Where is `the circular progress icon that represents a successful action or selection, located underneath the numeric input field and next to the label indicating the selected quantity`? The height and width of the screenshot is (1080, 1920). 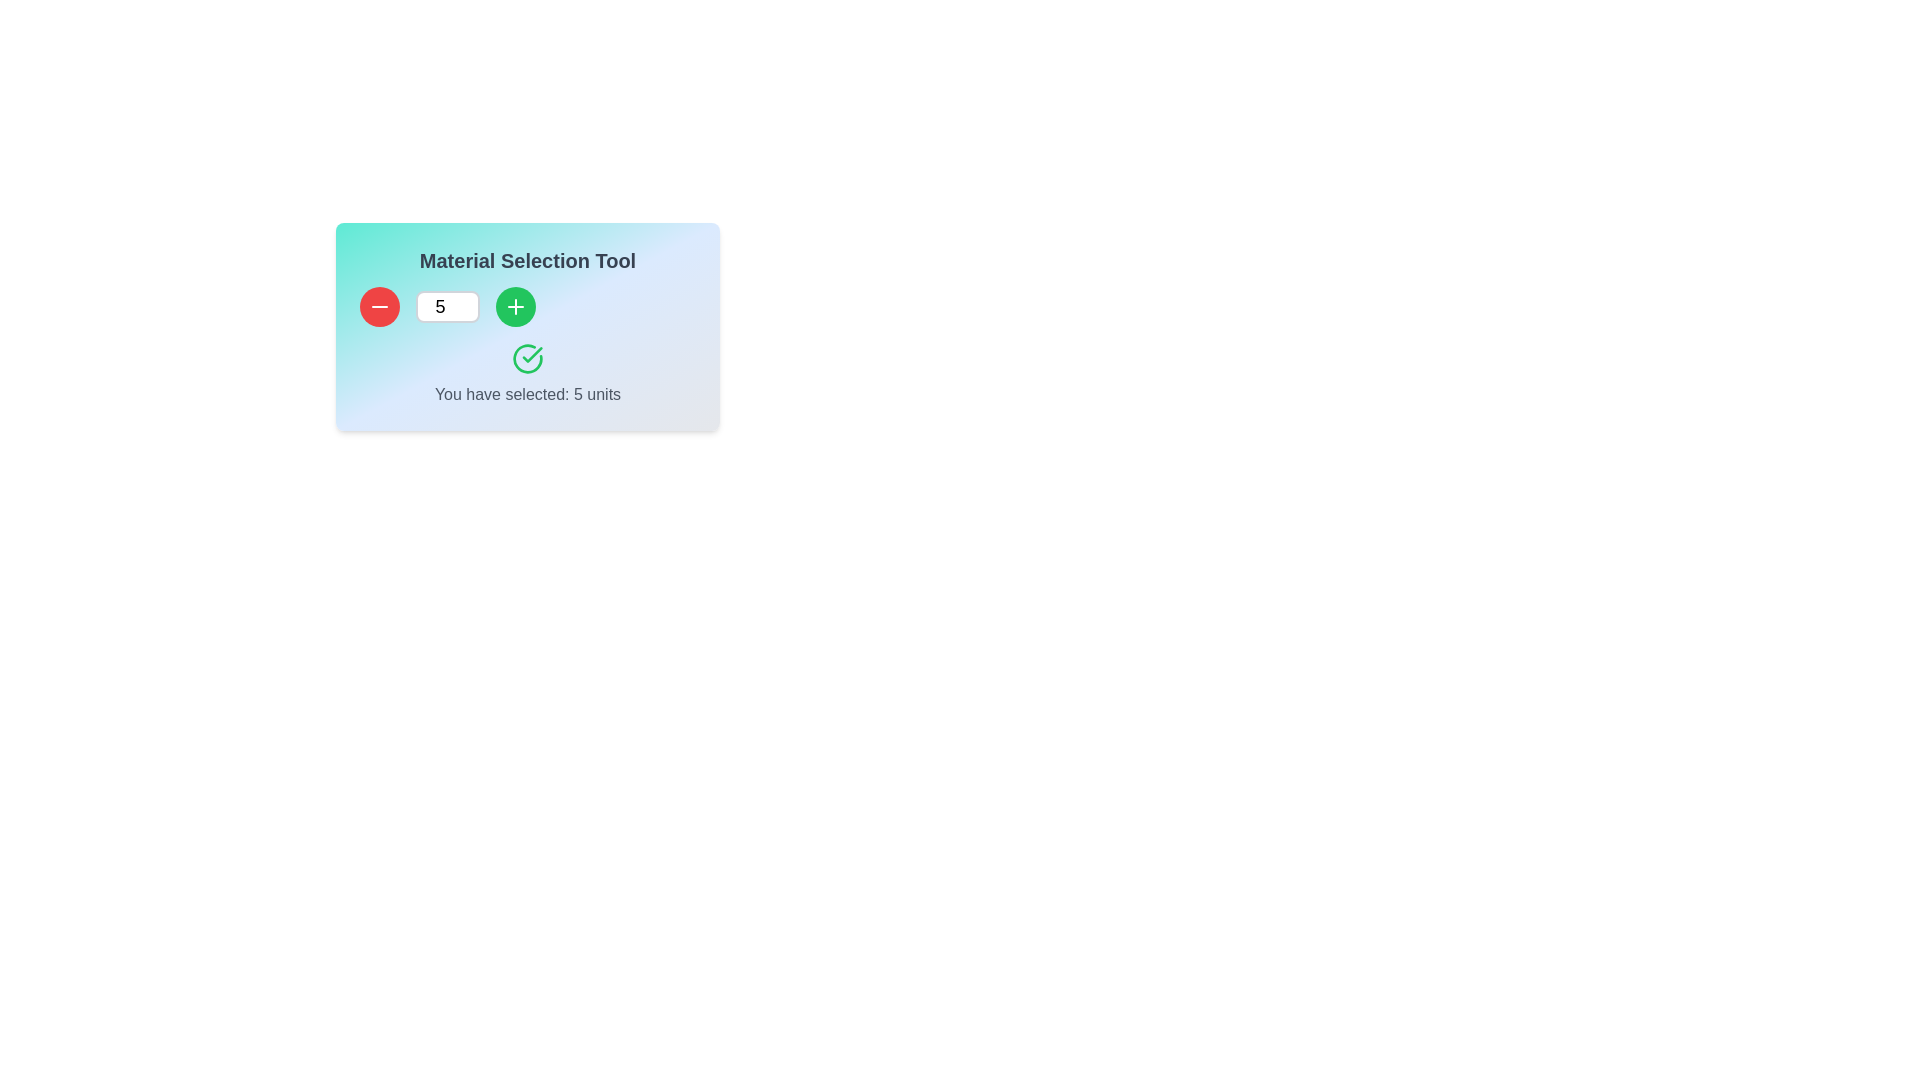
the circular progress icon that represents a successful action or selection, located underneath the numeric input field and next to the label indicating the selected quantity is located at coordinates (528, 357).